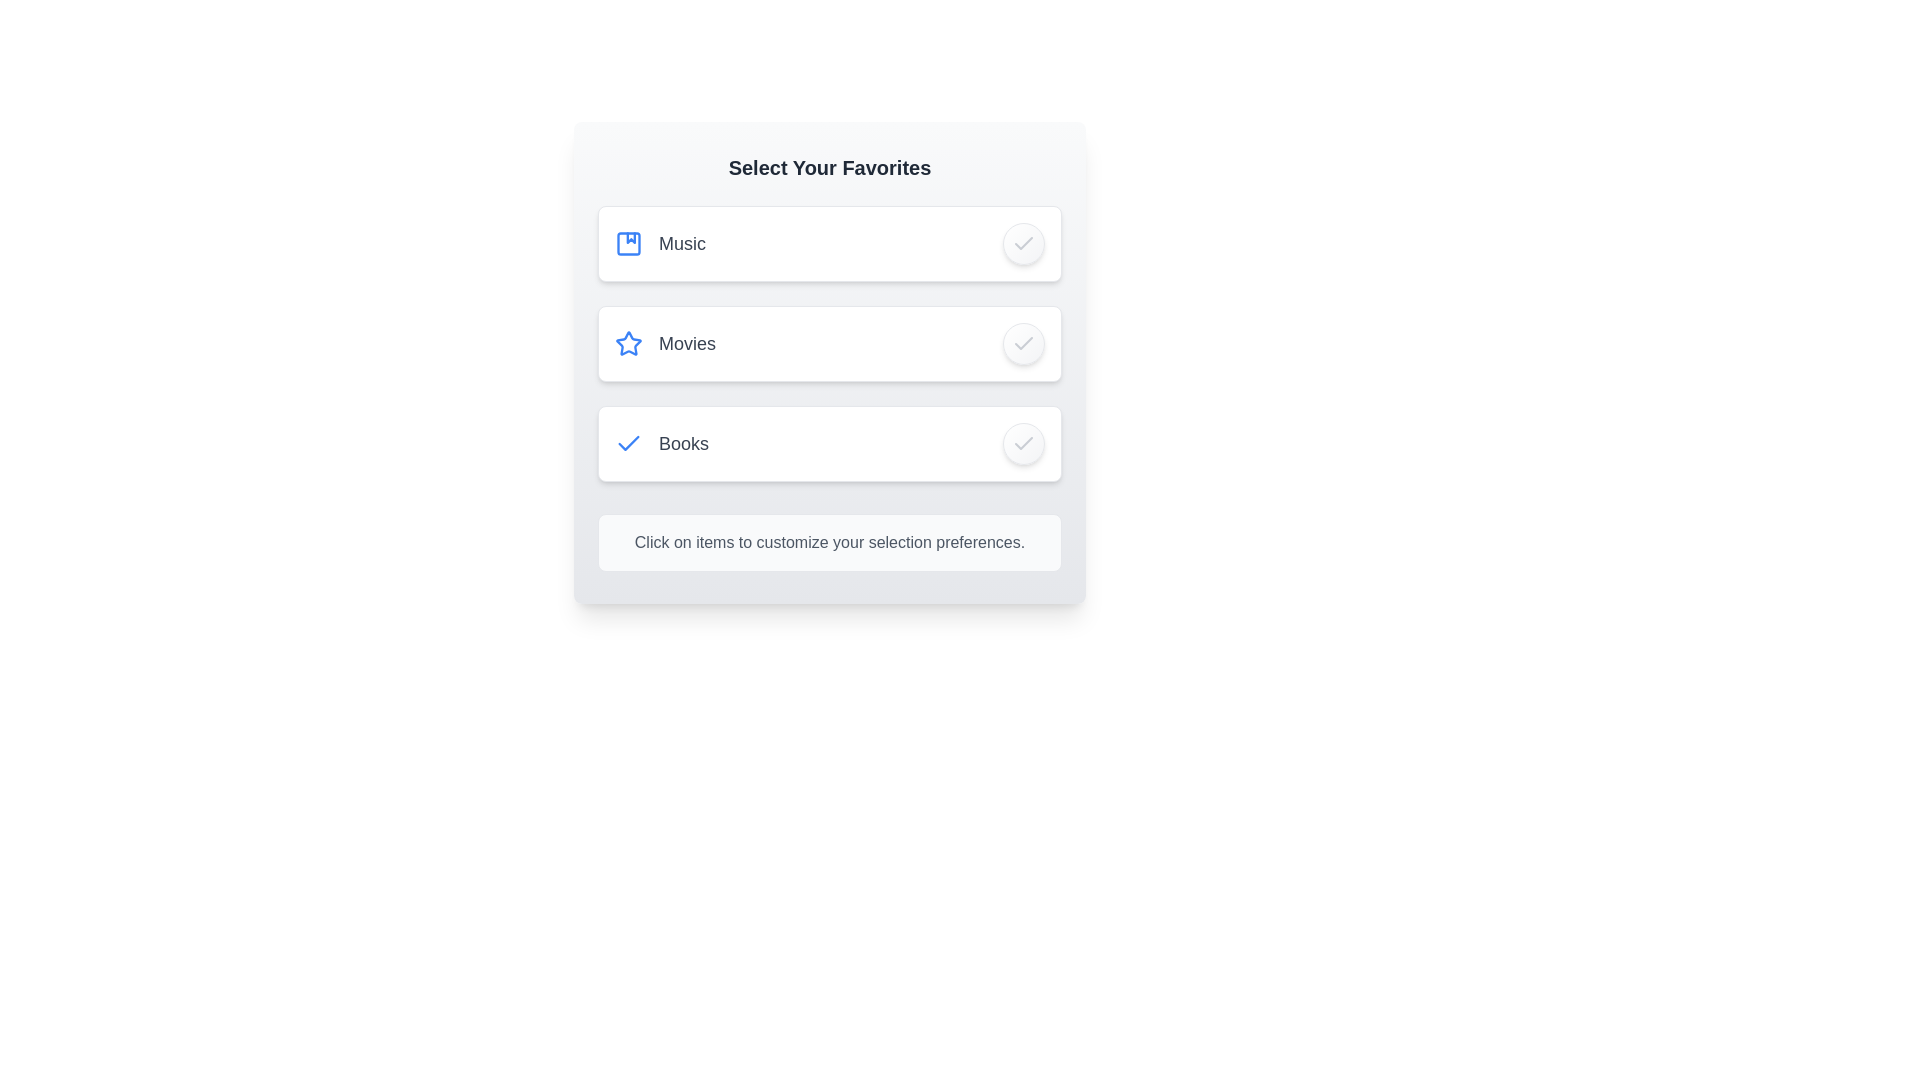 This screenshot has width=1920, height=1080. What do you see at coordinates (627, 342) in the screenshot?
I see `the visual representation of the blue star icon located second in the vertical list of icons in the 'Select Your Favorites' interface under the 'Movies' option` at bounding box center [627, 342].